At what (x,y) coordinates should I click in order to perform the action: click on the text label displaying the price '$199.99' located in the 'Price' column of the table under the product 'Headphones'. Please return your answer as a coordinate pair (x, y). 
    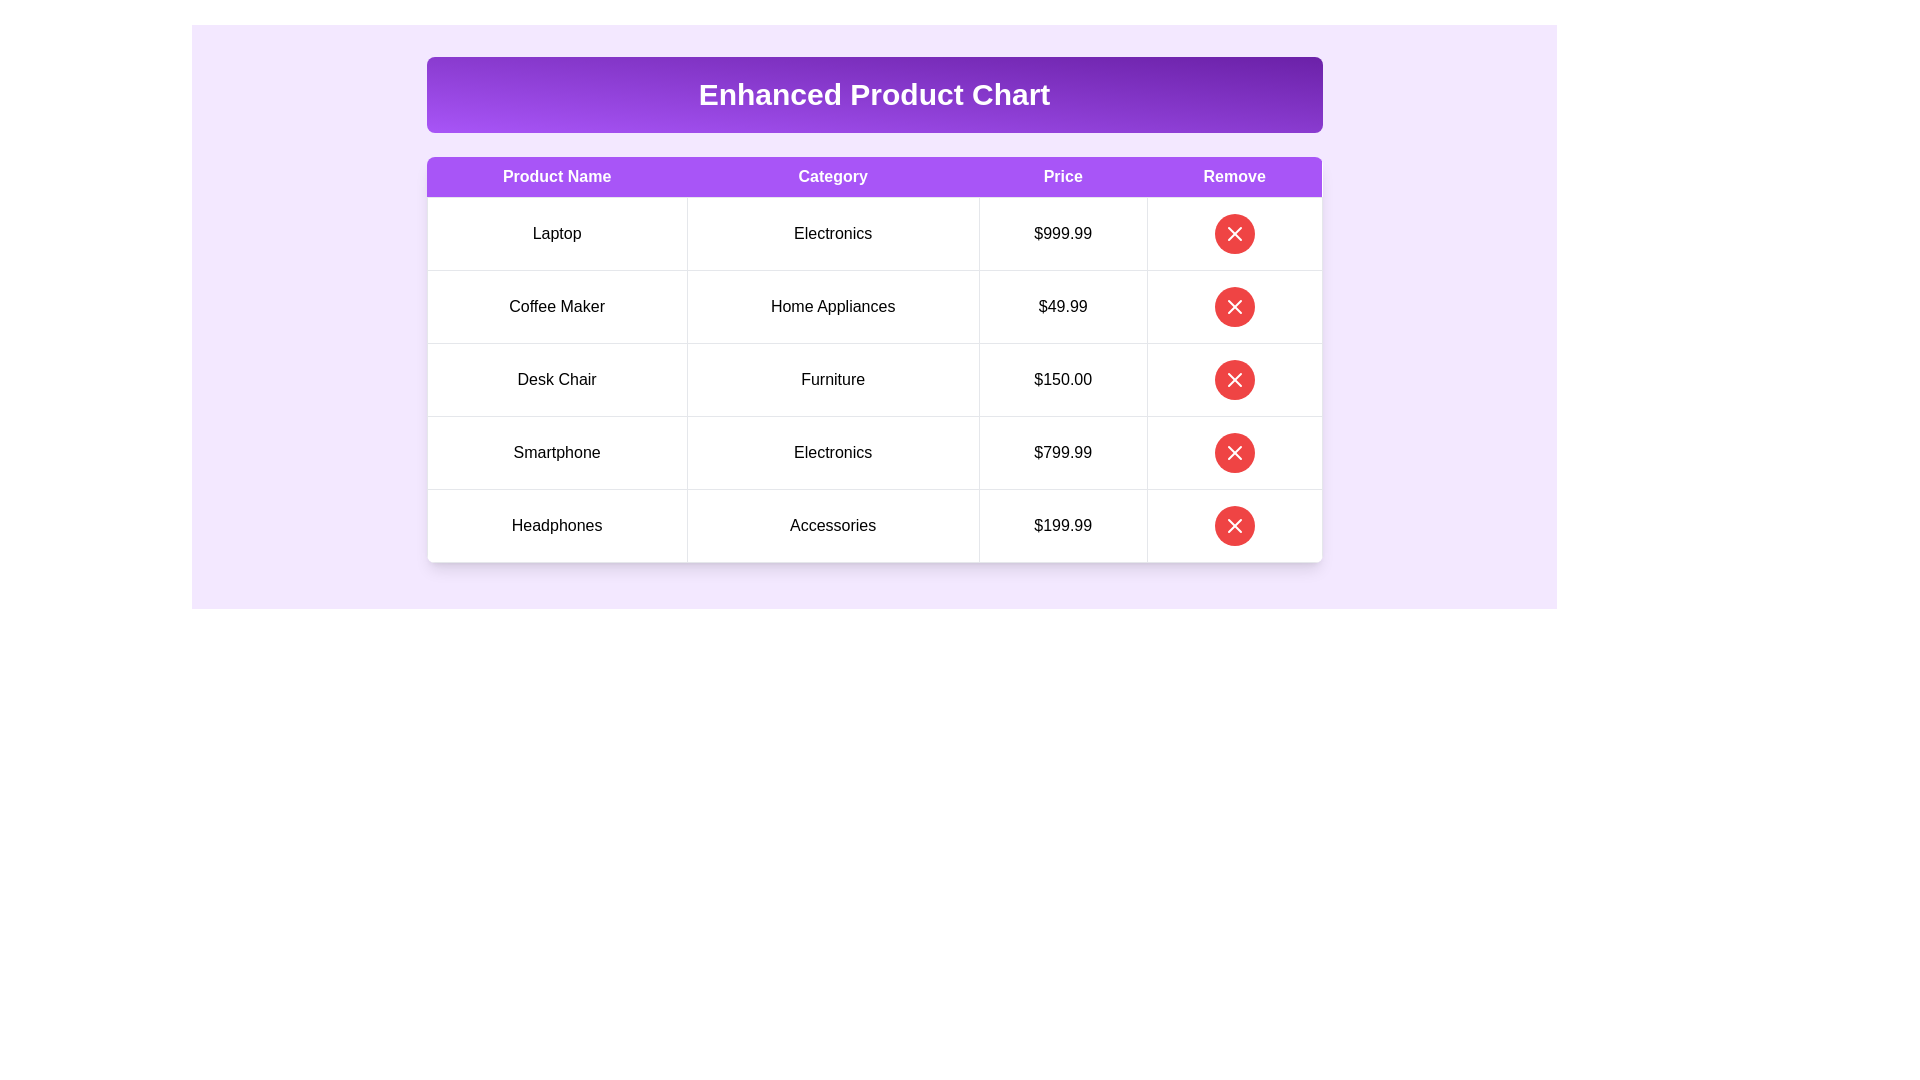
    Looking at the image, I should click on (1062, 524).